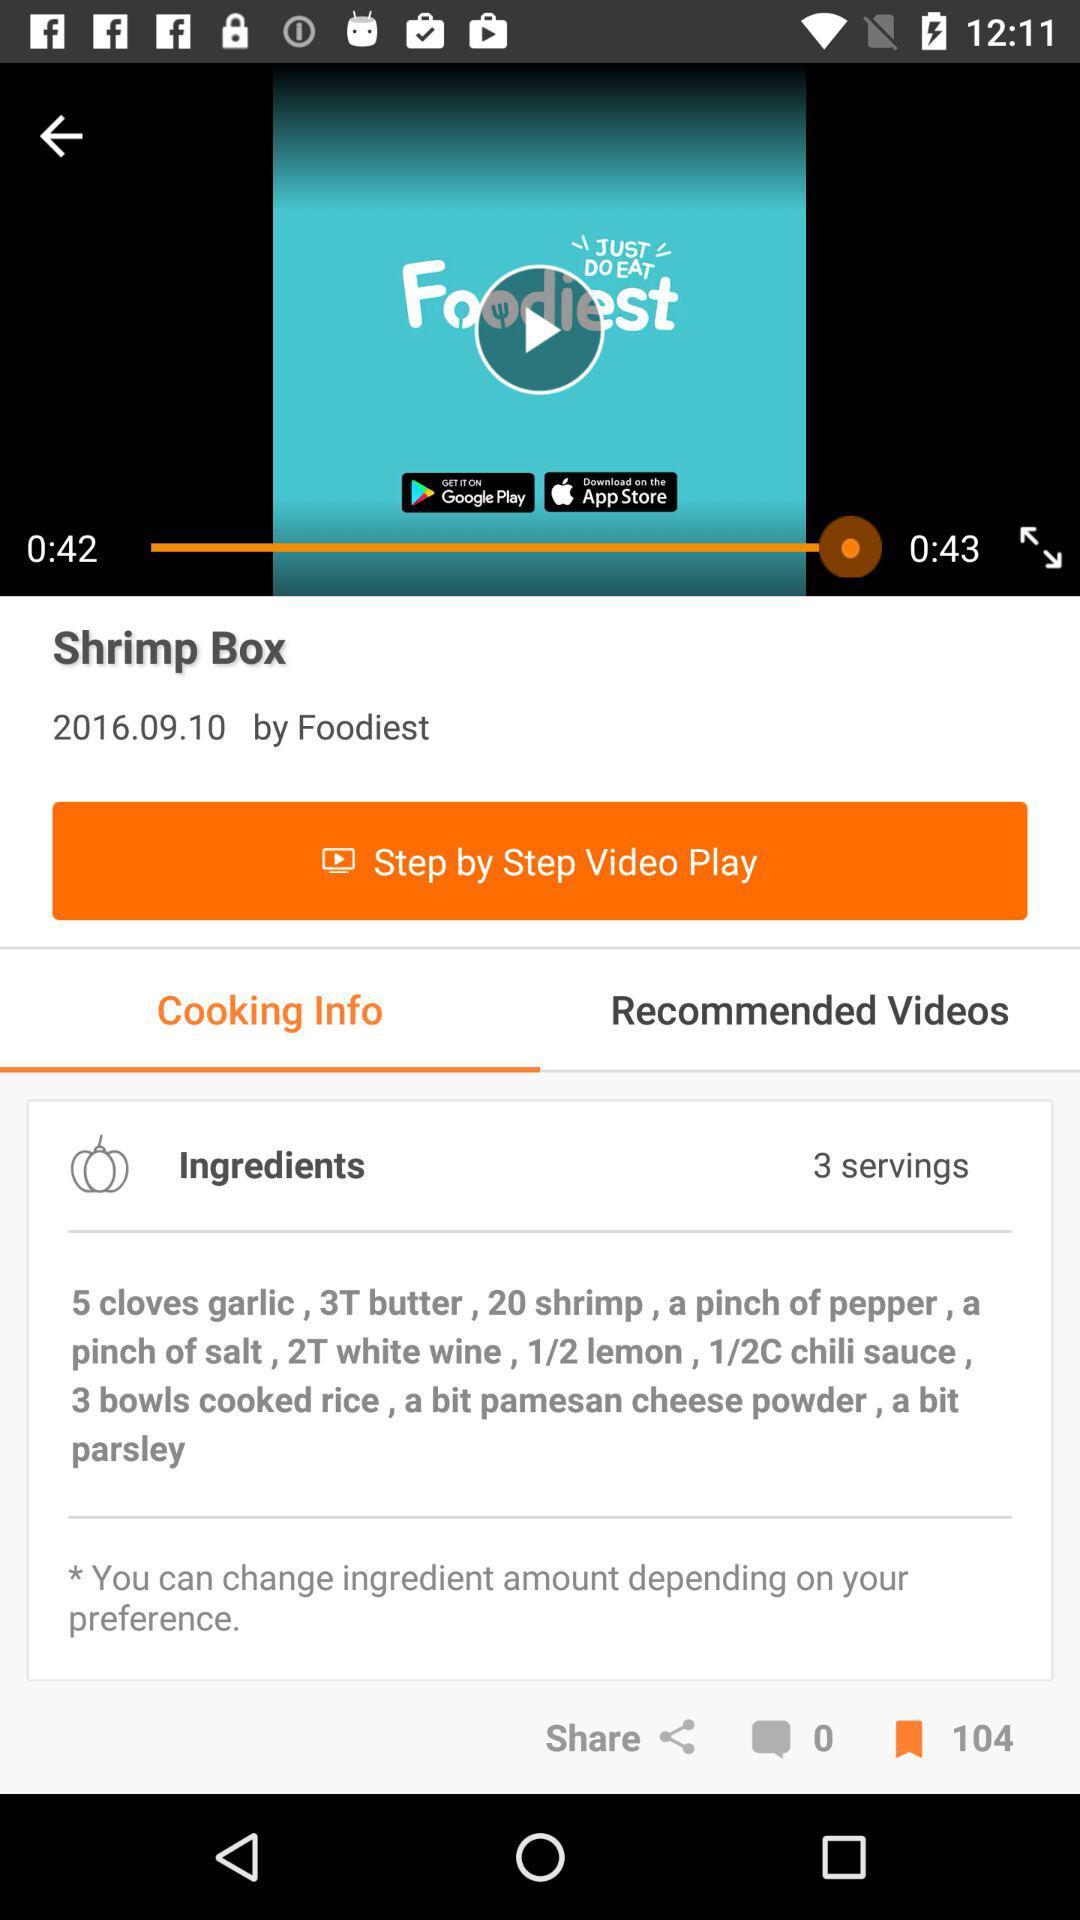 This screenshot has height=1920, width=1080. I want to click on previous page, so click(60, 135).